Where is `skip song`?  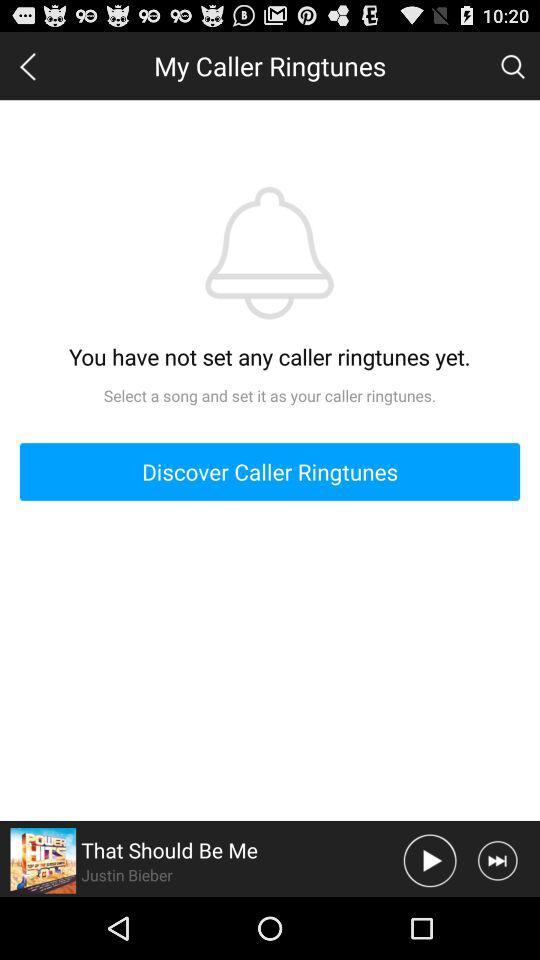 skip song is located at coordinates (496, 859).